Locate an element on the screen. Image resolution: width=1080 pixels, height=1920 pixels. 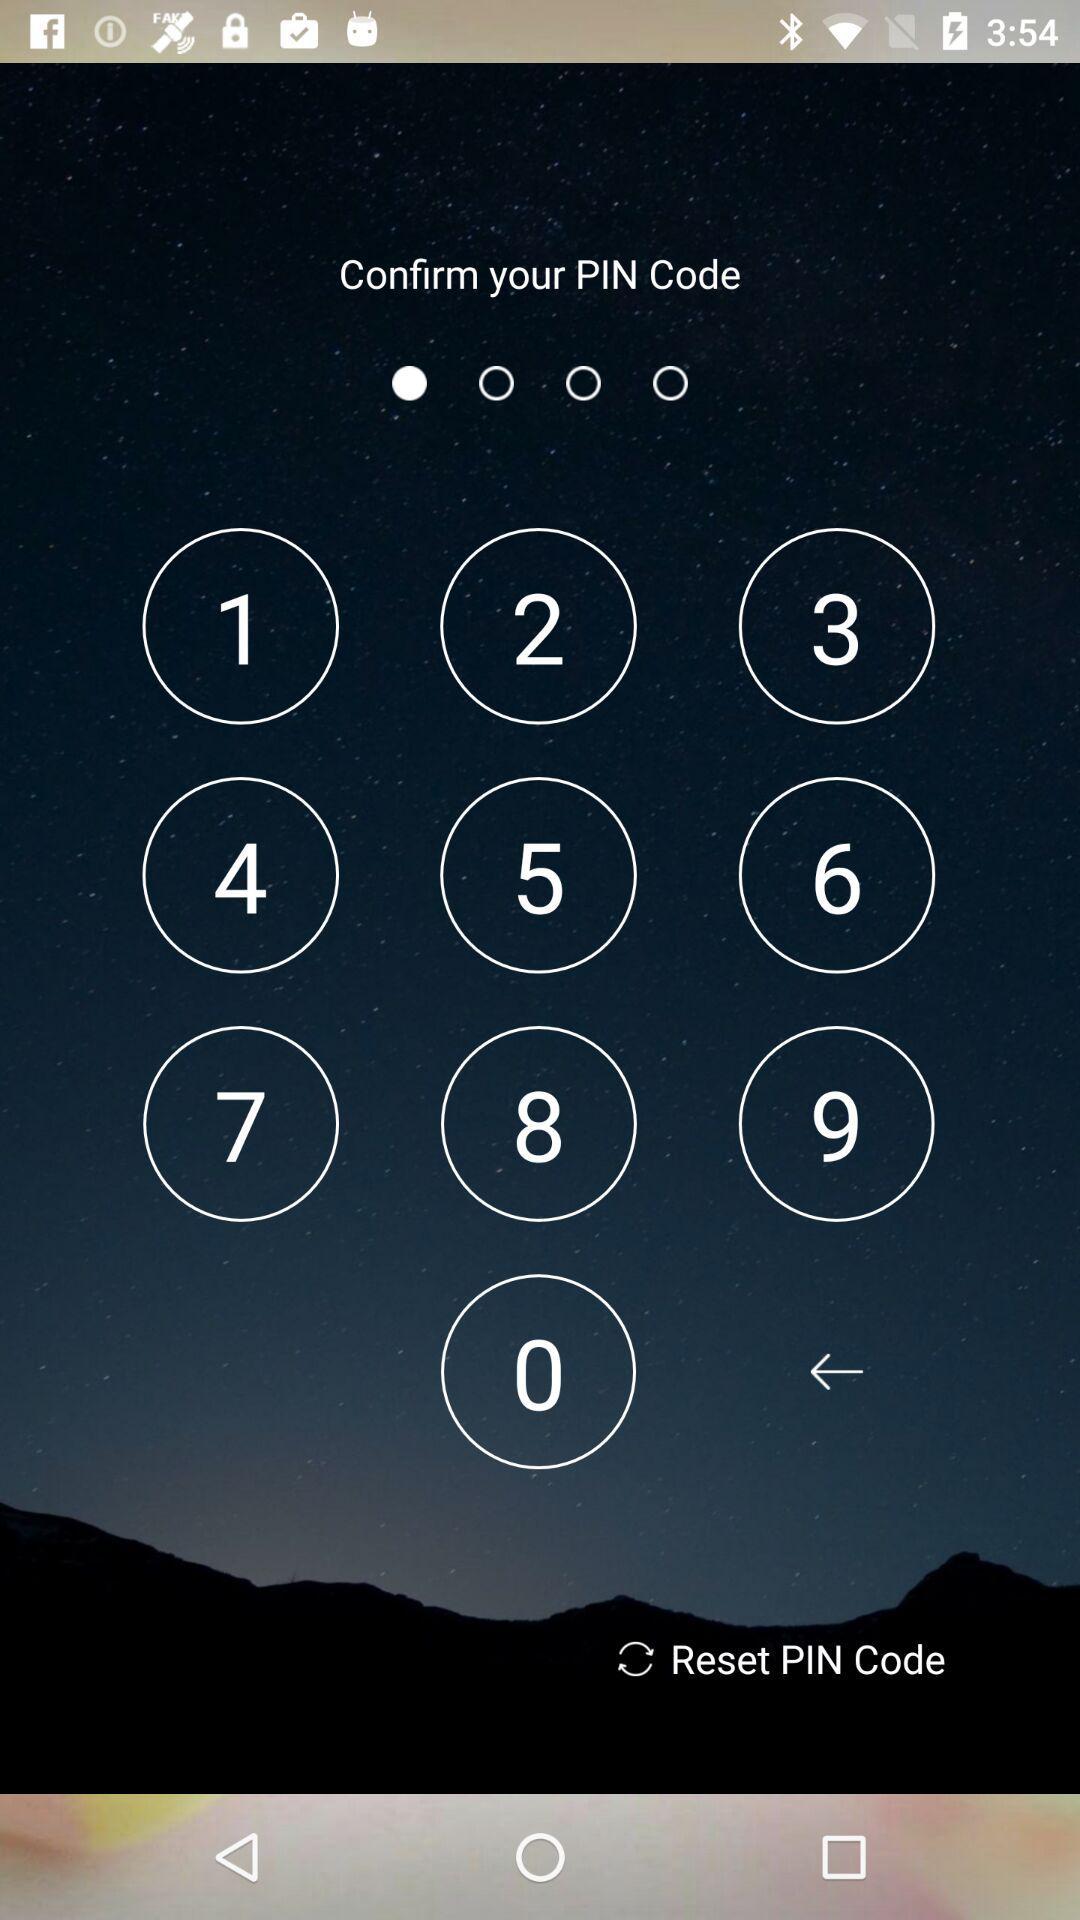
4 icon is located at coordinates (239, 875).